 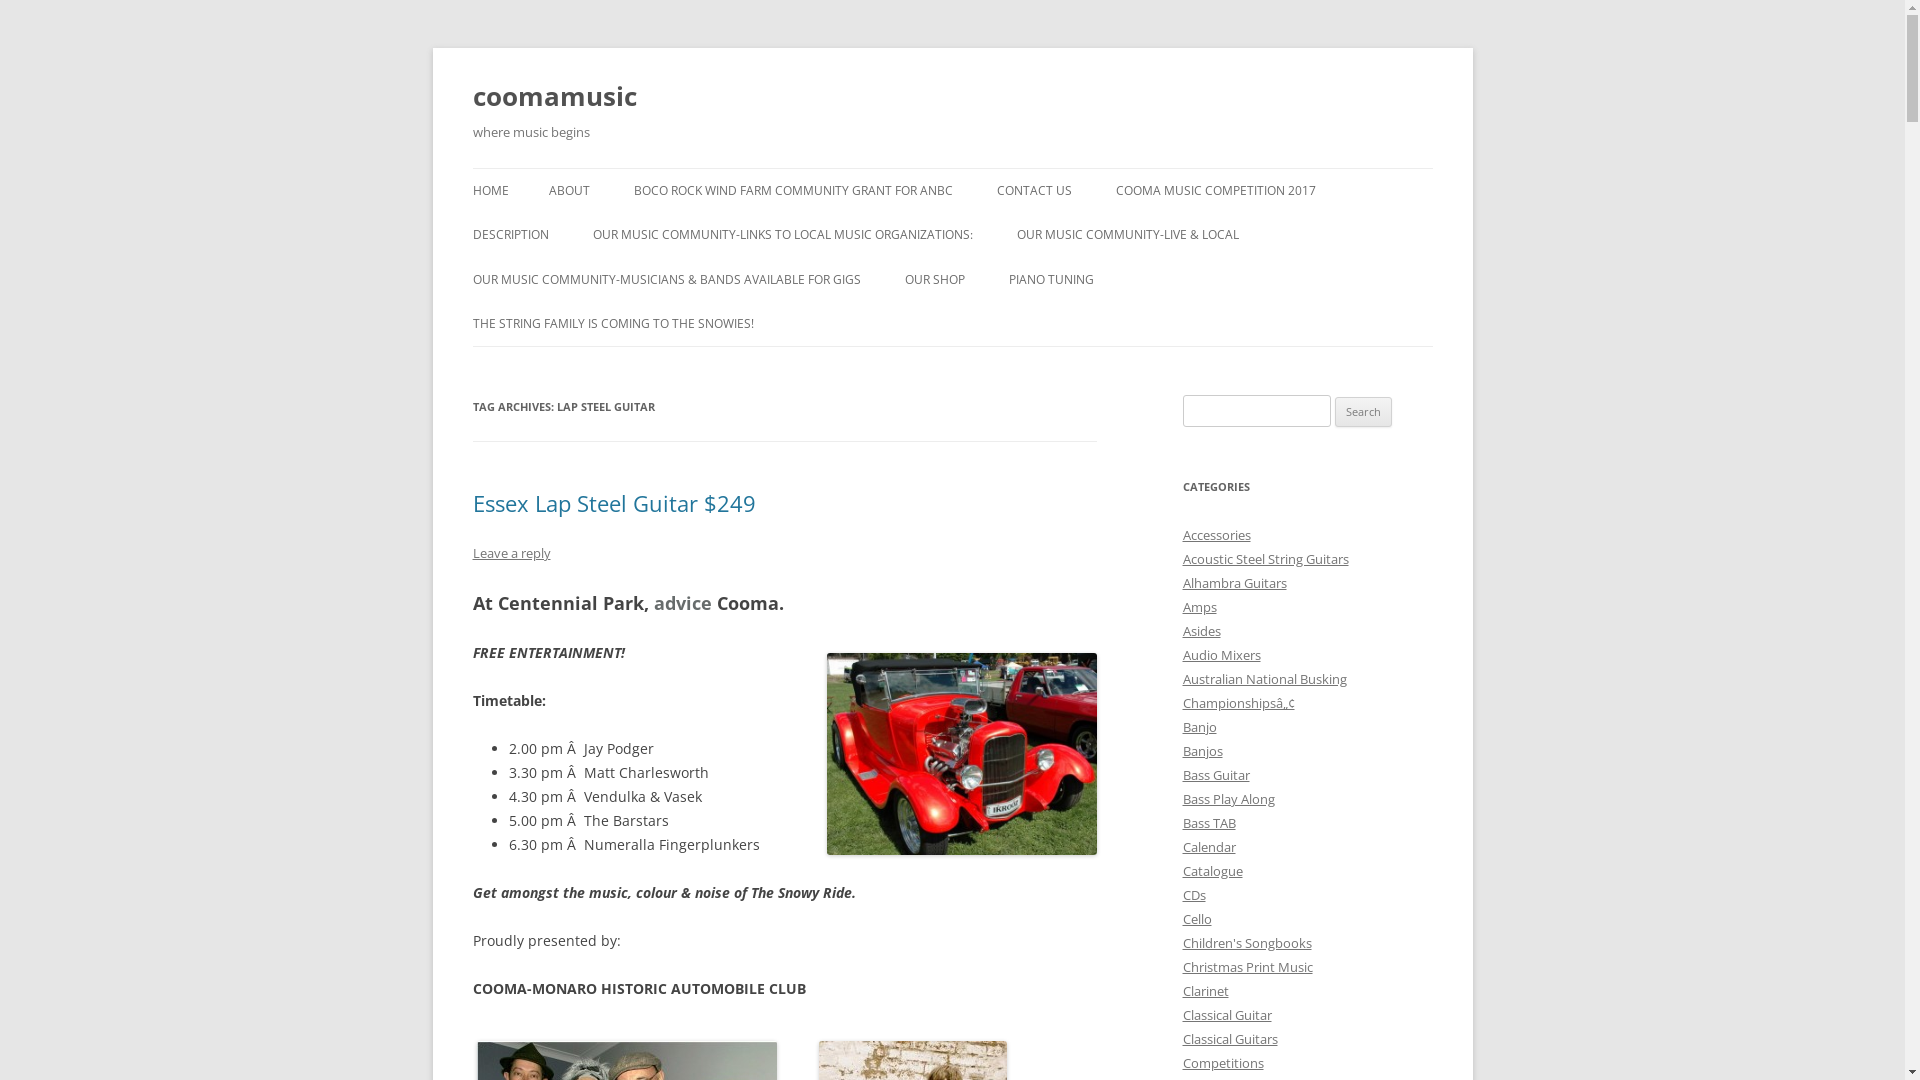 I want to click on 'ACCESSORIES', so click(x=902, y=321).